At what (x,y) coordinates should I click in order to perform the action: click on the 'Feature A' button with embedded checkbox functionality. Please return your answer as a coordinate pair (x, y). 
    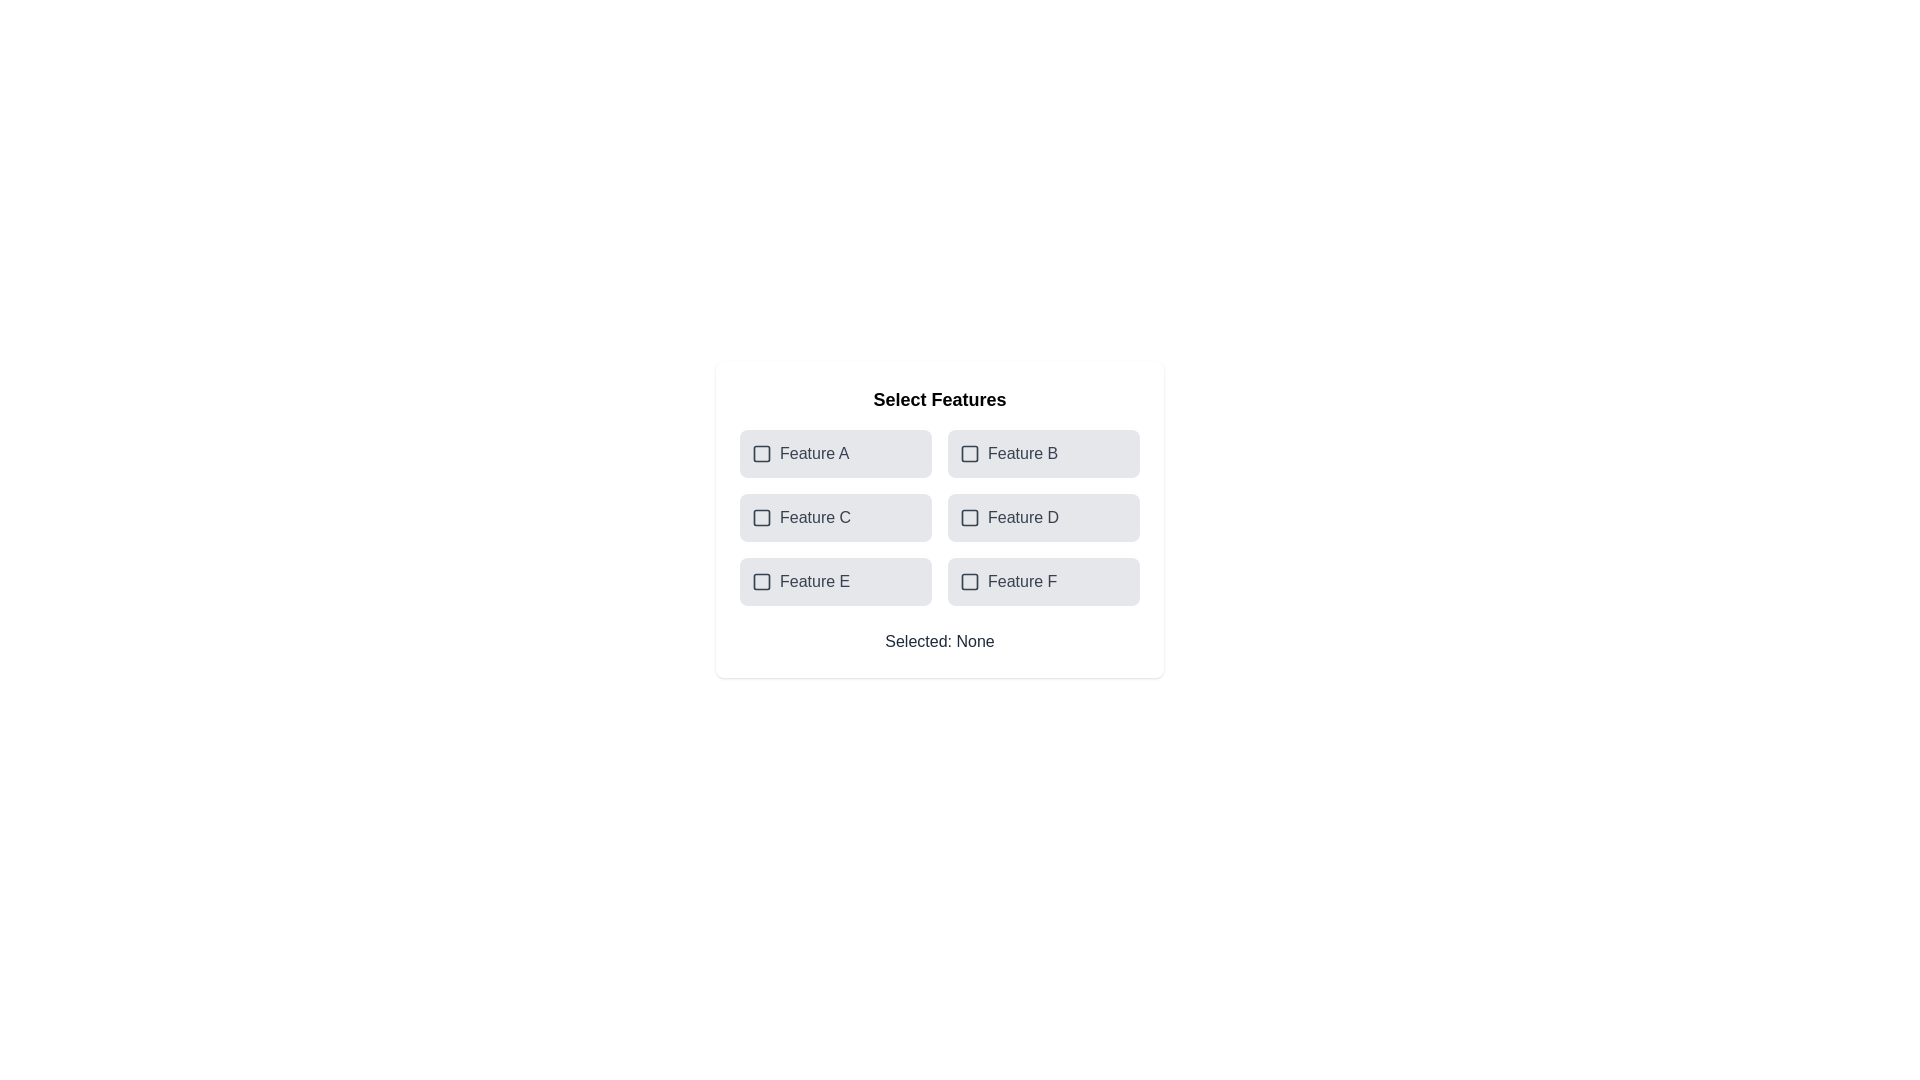
    Looking at the image, I should click on (835, 454).